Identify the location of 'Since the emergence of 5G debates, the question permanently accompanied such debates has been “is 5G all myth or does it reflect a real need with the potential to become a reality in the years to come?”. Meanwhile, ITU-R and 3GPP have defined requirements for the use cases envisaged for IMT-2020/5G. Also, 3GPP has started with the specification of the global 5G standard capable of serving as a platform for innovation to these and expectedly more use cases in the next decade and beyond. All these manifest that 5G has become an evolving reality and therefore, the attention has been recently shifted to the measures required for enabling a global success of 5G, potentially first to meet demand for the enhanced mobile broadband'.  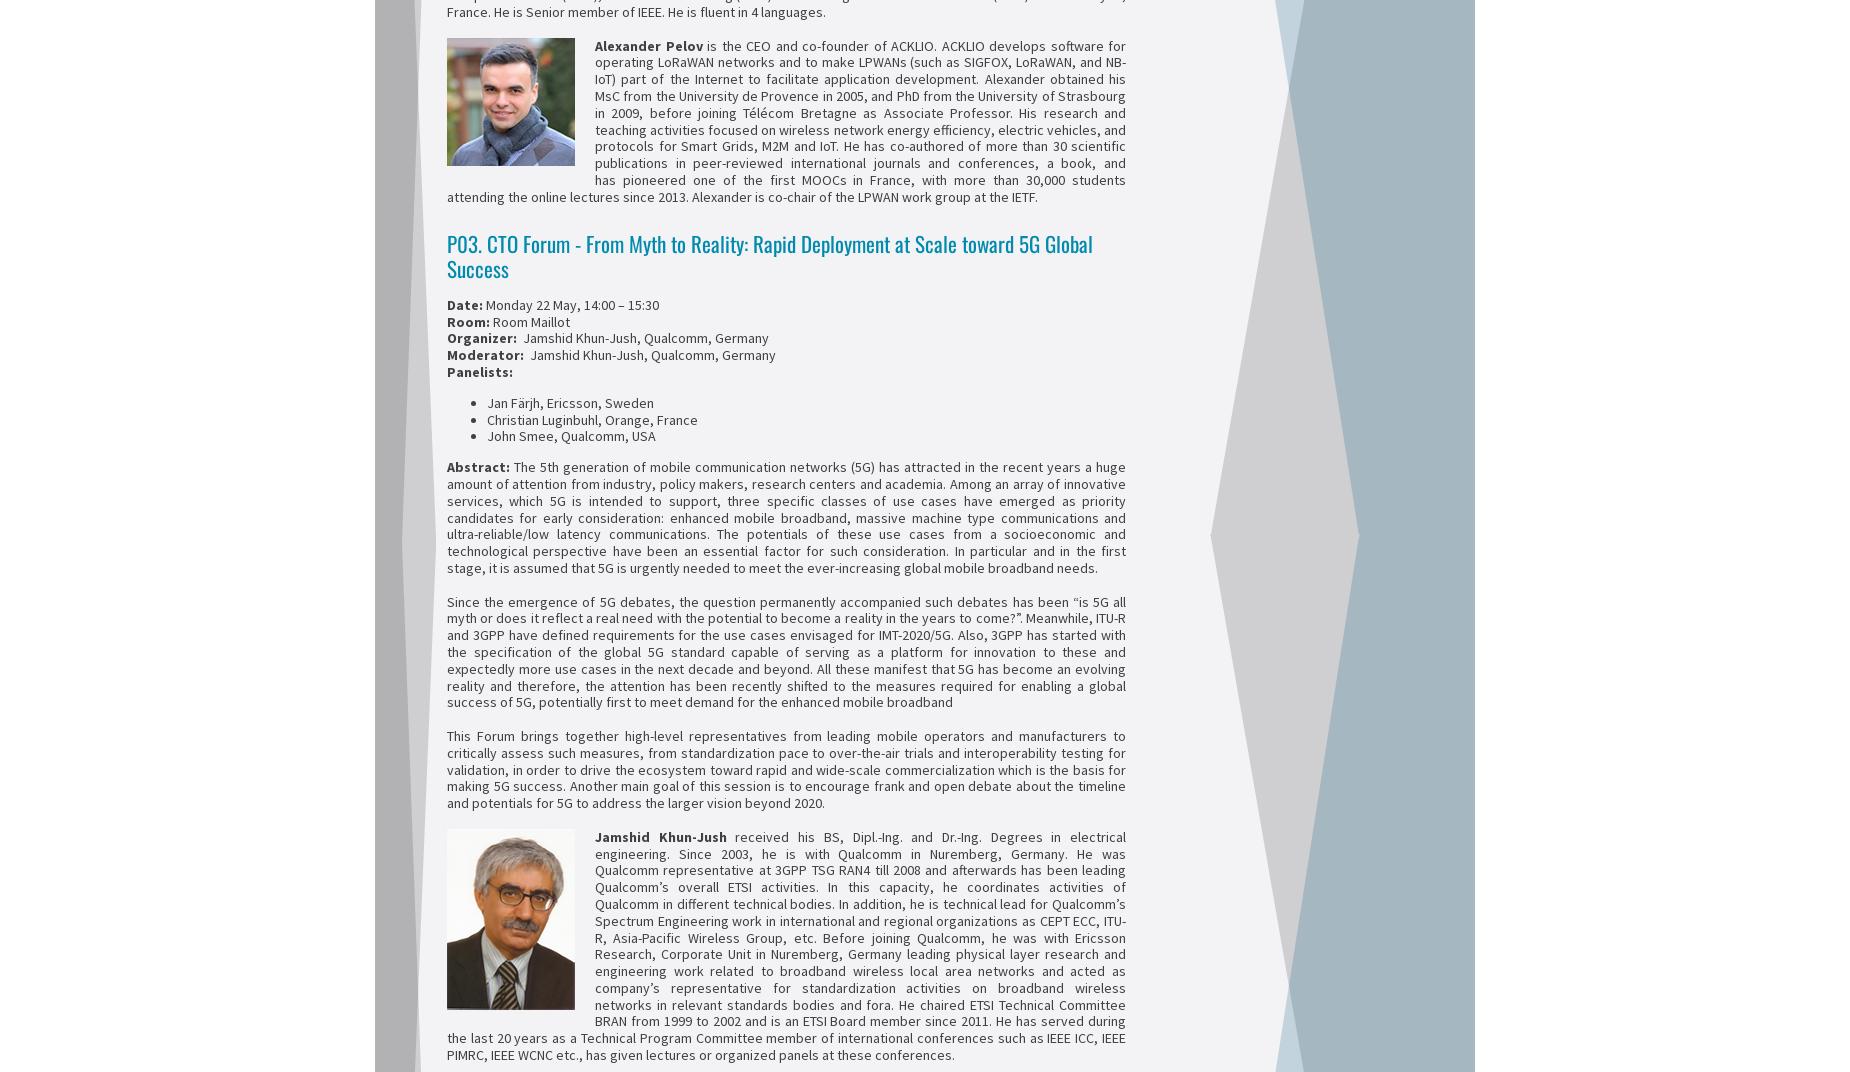
(786, 651).